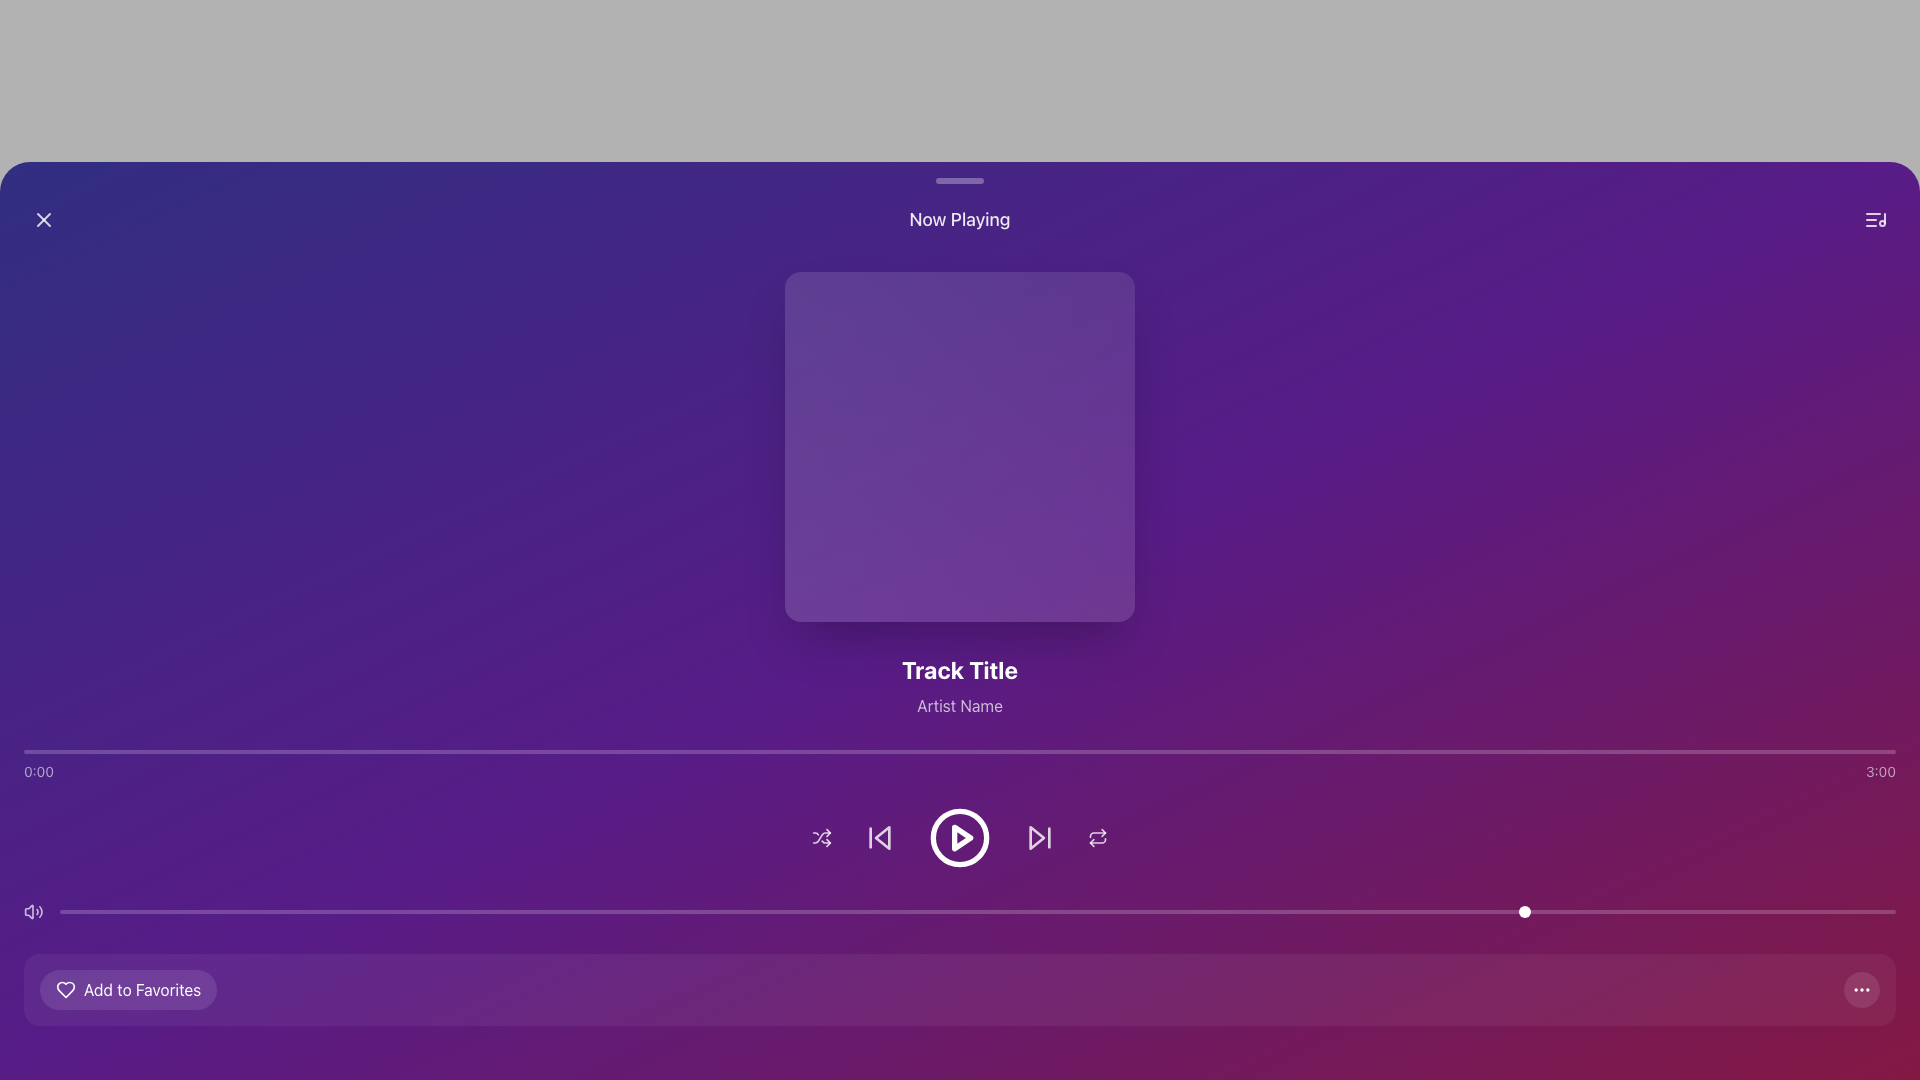 The width and height of the screenshot is (1920, 1080). I want to click on the slider value, so click(444, 911).